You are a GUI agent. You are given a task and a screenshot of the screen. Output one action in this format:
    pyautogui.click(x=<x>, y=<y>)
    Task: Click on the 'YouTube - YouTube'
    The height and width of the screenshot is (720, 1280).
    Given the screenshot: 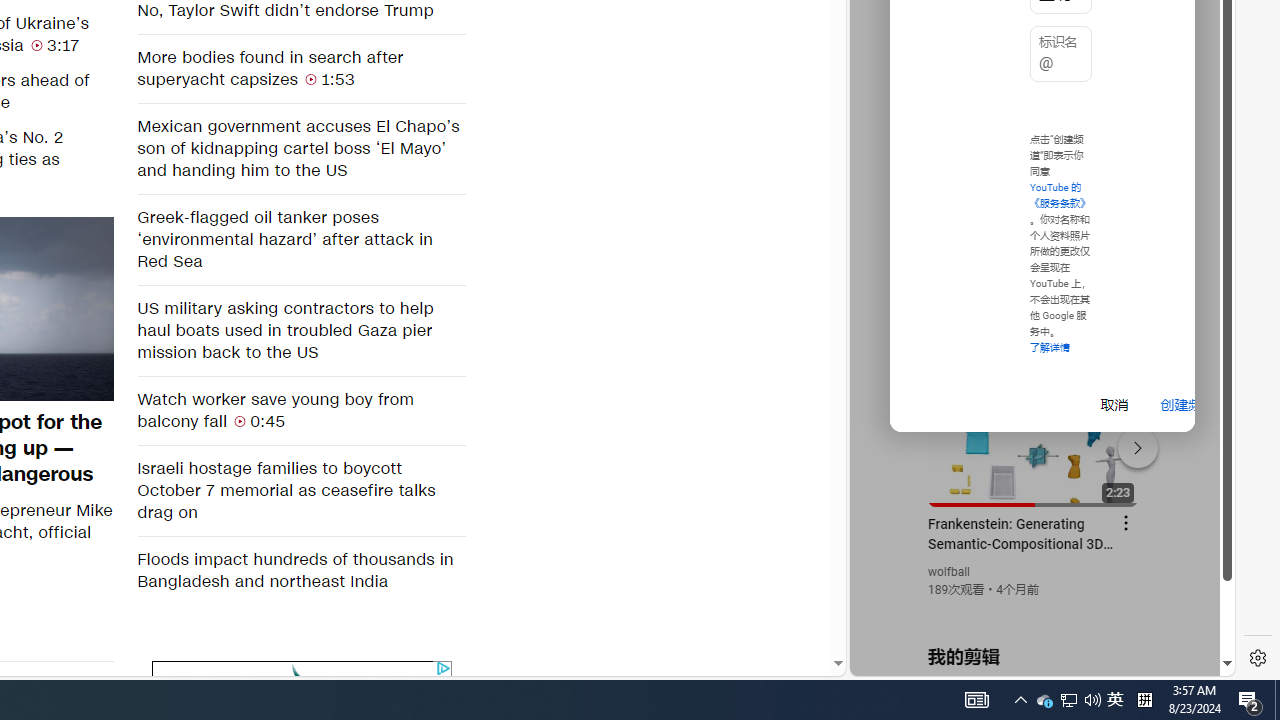 What is the action you would take?
    pyautogui.click(x=1034, y=265)
    